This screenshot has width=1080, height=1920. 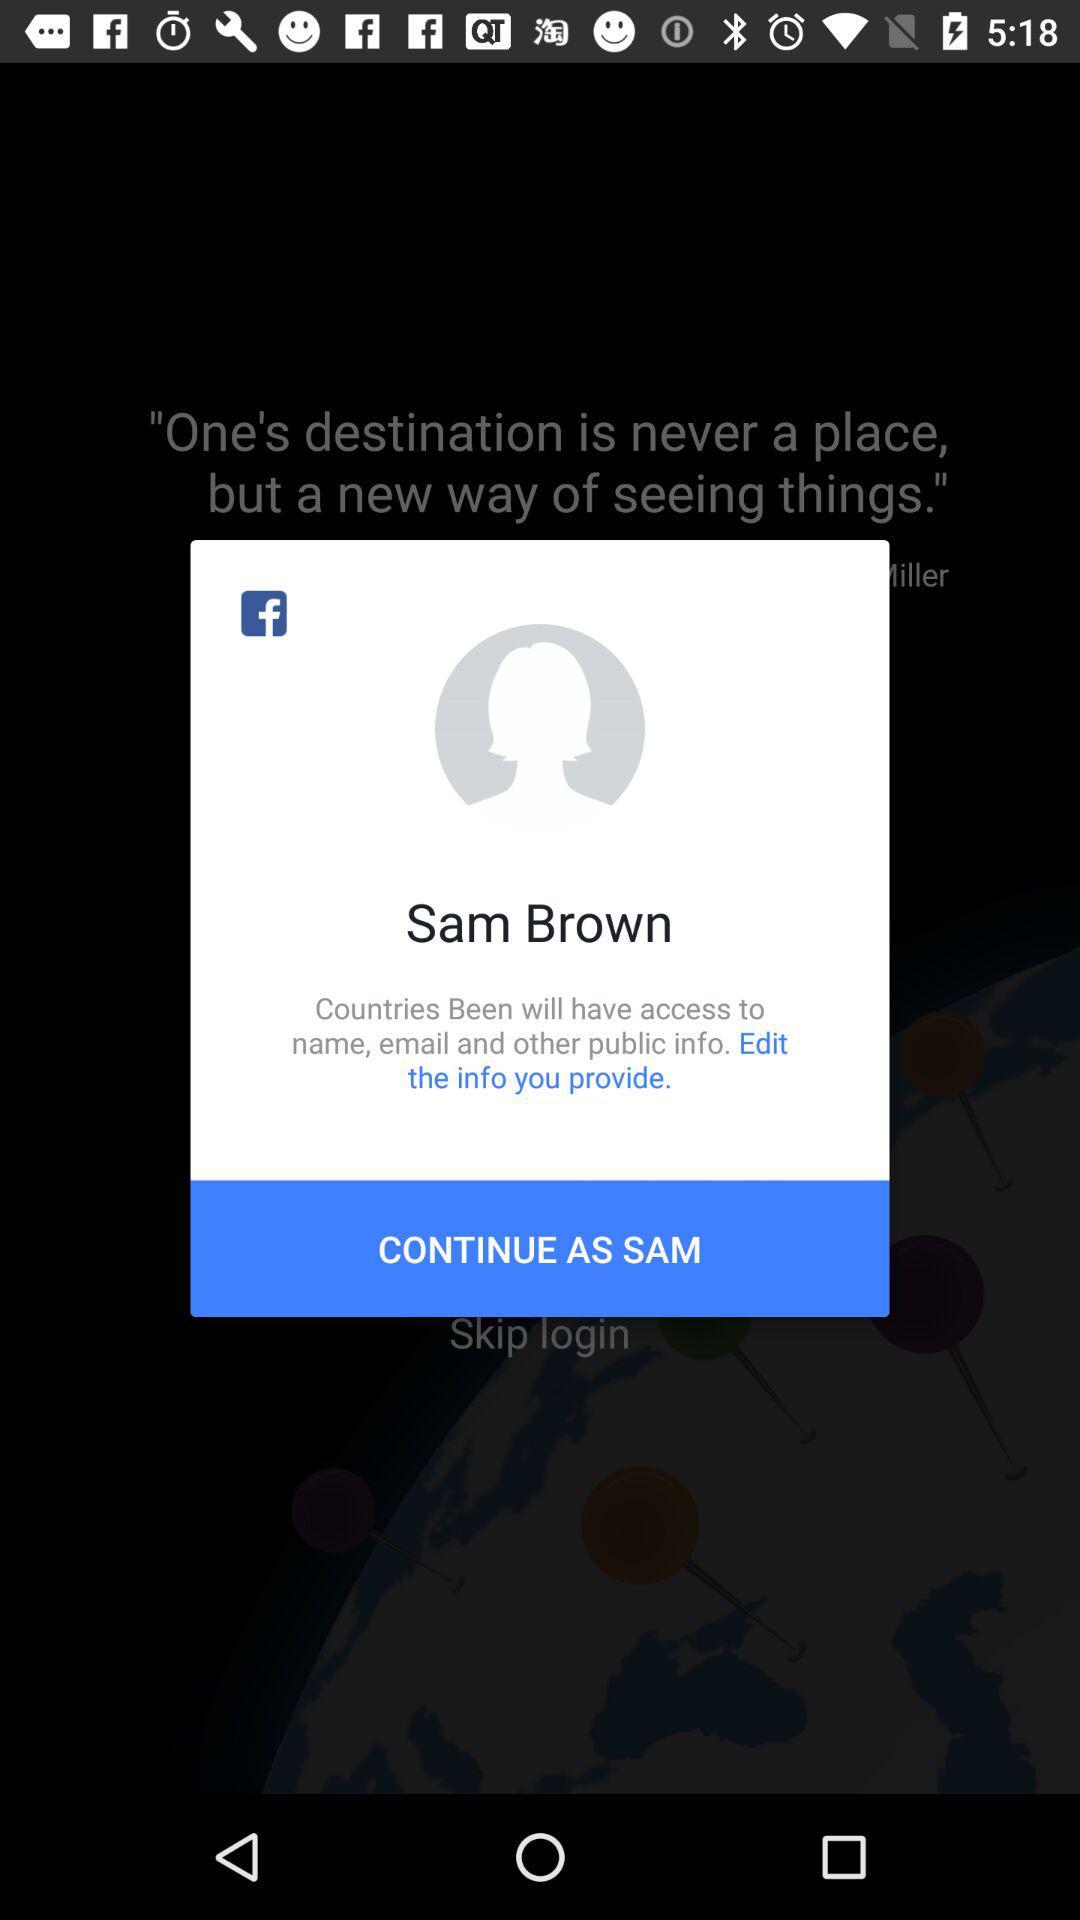 I want to click on the icon below the countries been will icon, so click(x=540, y=1247).